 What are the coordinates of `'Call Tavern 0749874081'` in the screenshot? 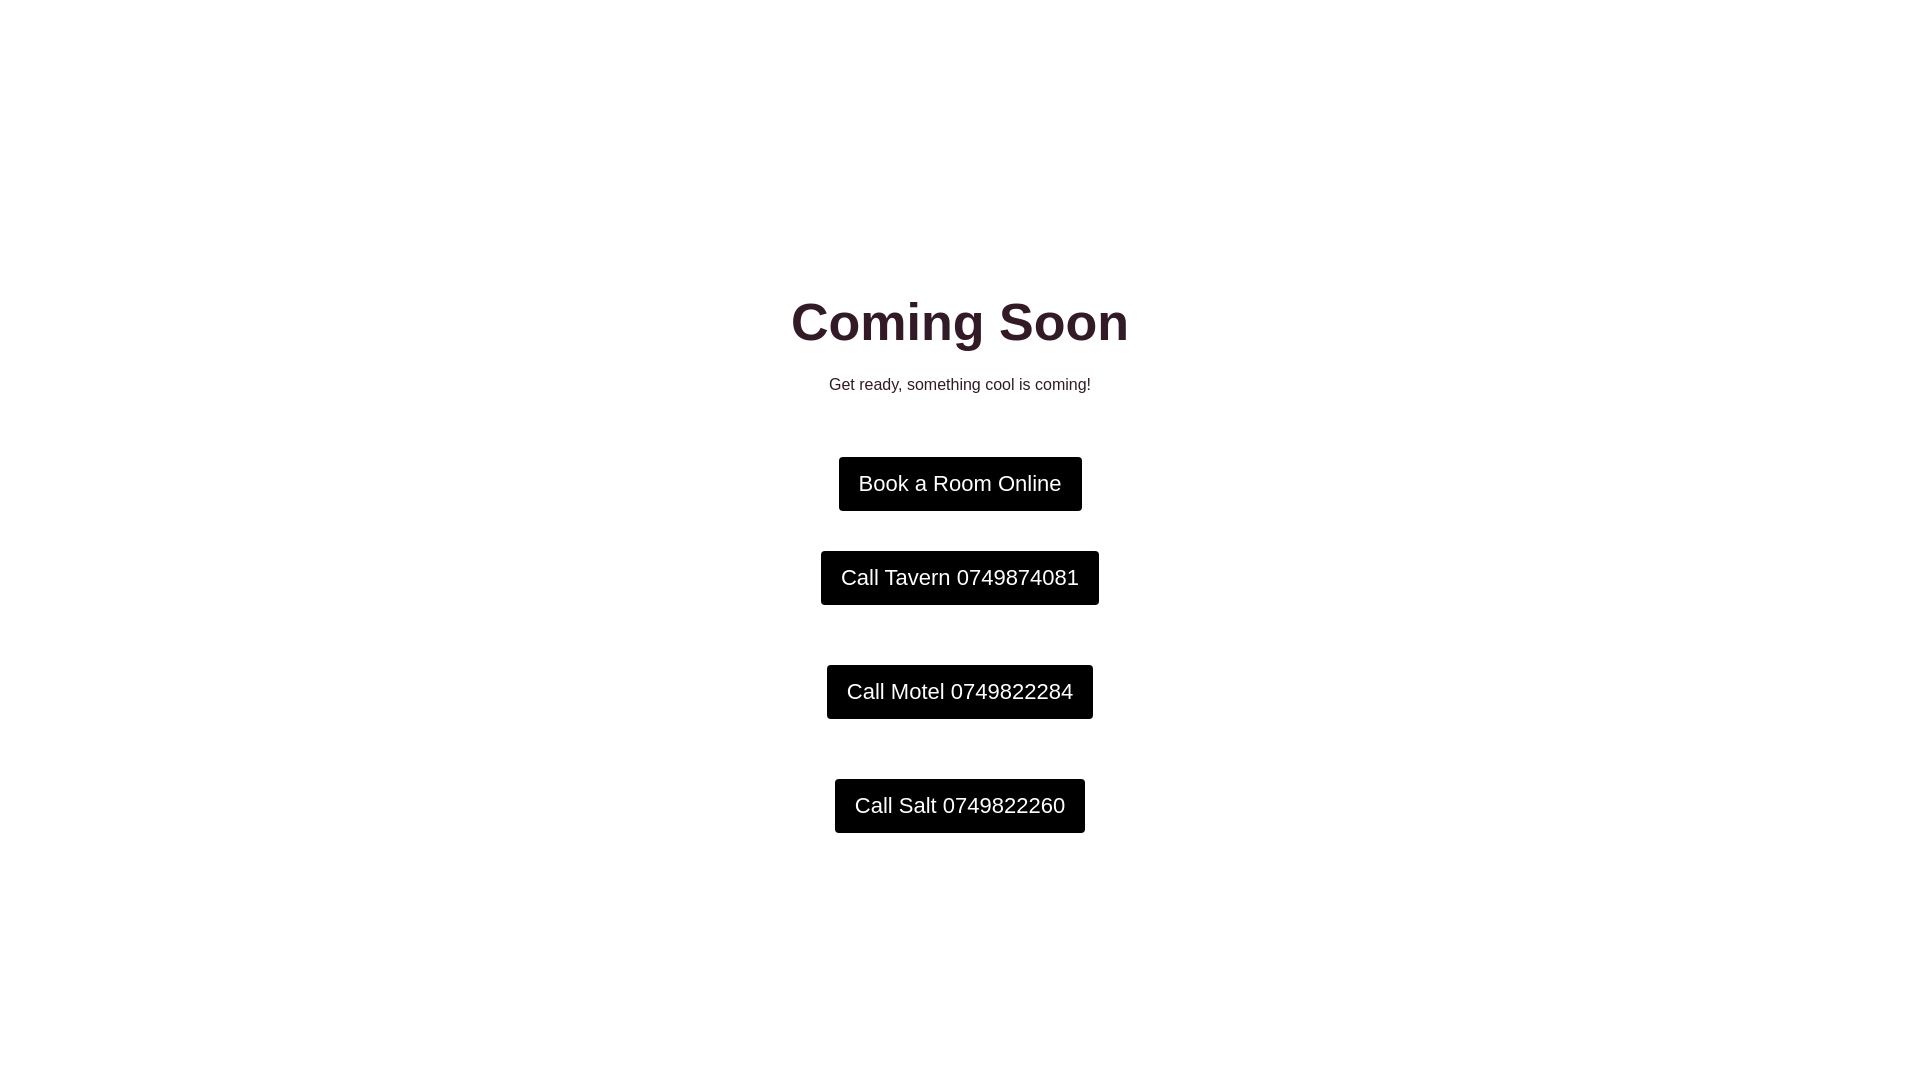 It's located at (960, 578).